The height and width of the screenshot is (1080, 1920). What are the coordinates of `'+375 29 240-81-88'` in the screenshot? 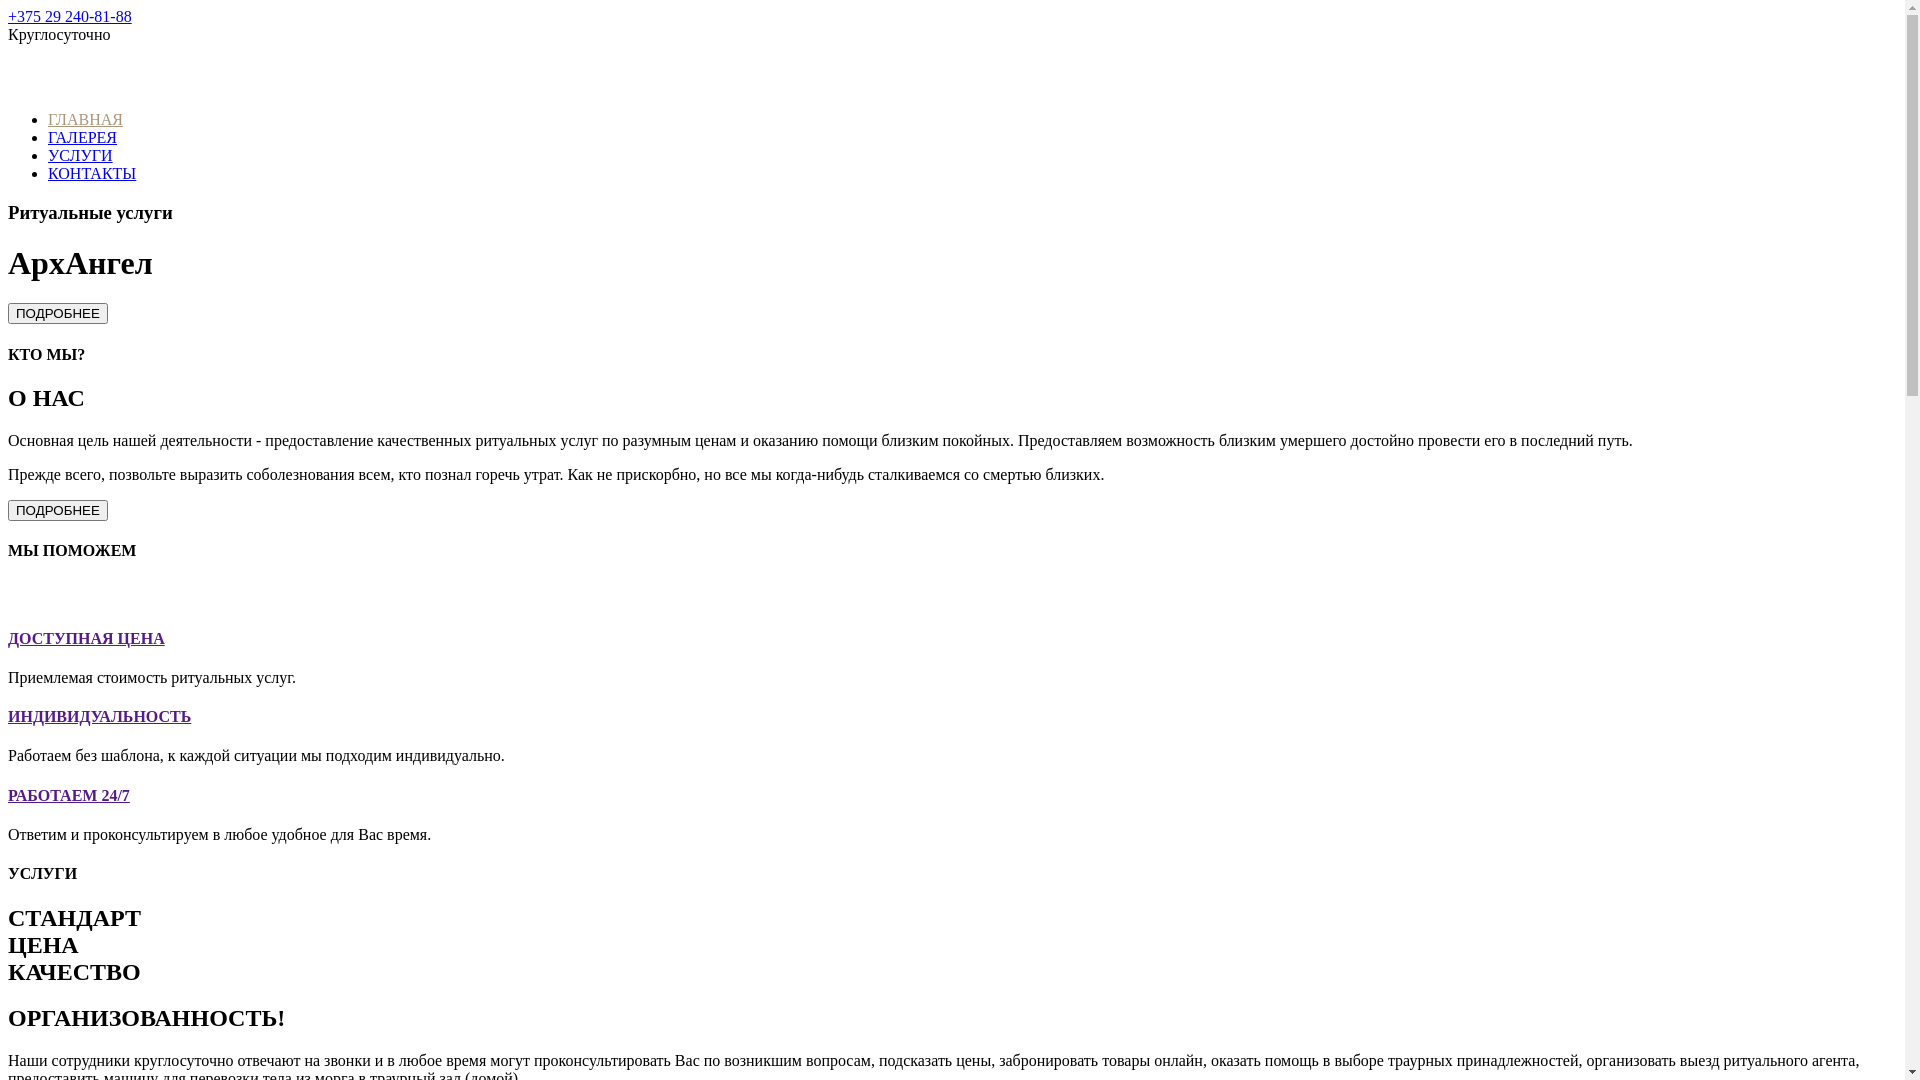 It's located at (70, 16).